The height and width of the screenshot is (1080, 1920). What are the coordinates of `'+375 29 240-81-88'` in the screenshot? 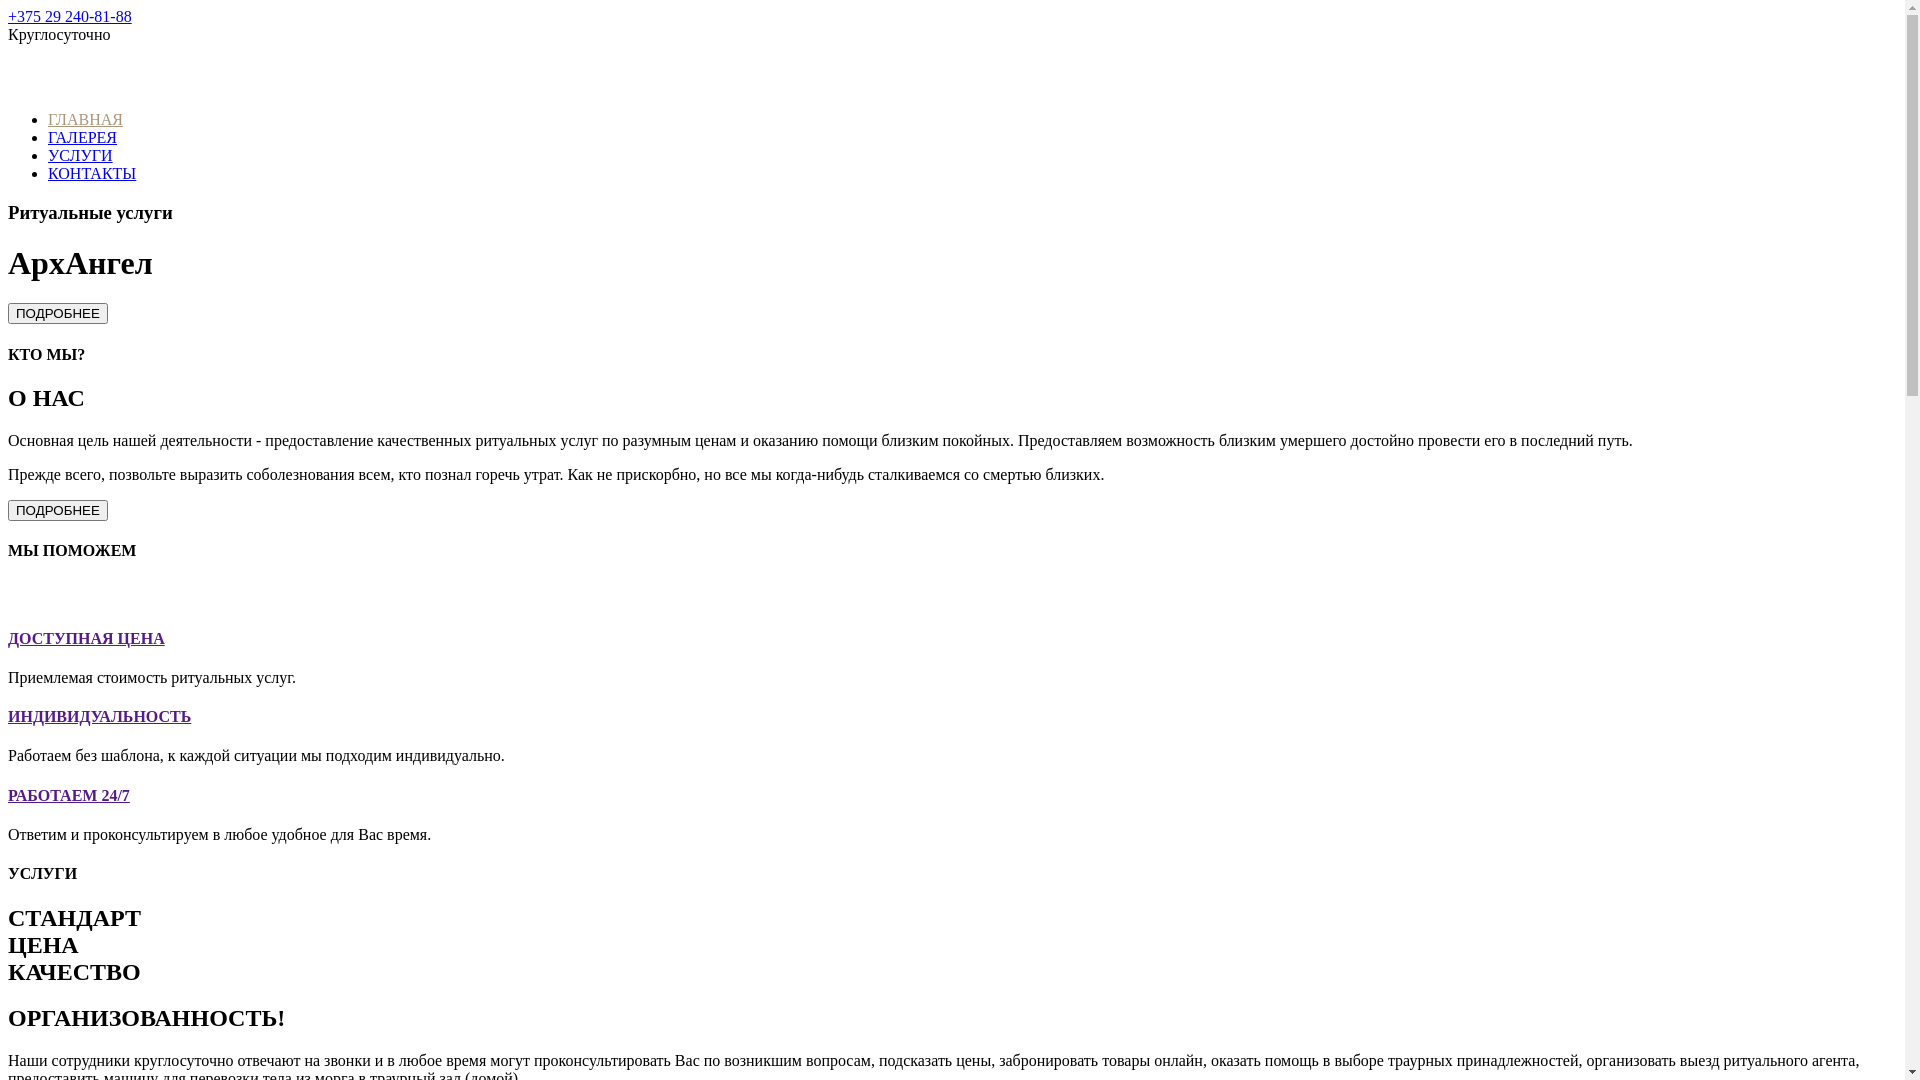 It's located at (70, 16).